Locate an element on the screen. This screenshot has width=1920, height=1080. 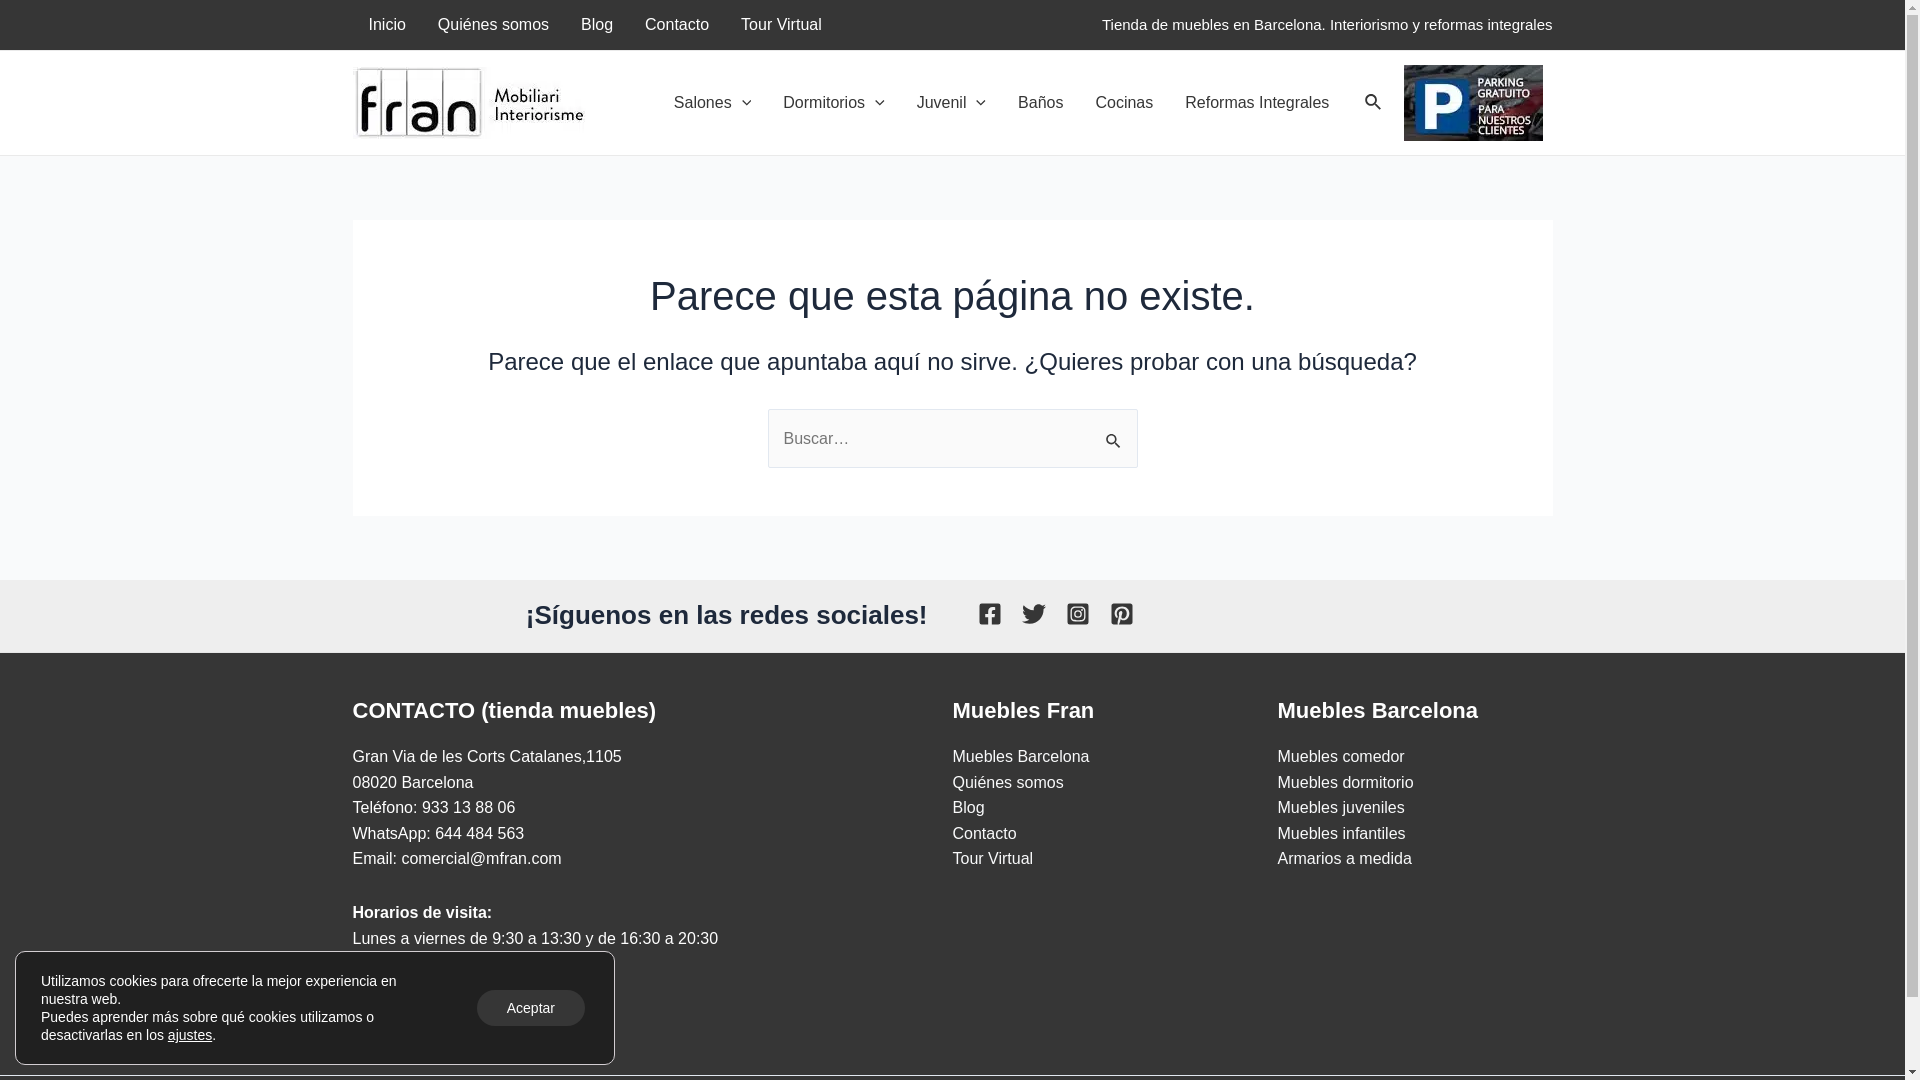
'Blog' is located at coordinates (595, 24).